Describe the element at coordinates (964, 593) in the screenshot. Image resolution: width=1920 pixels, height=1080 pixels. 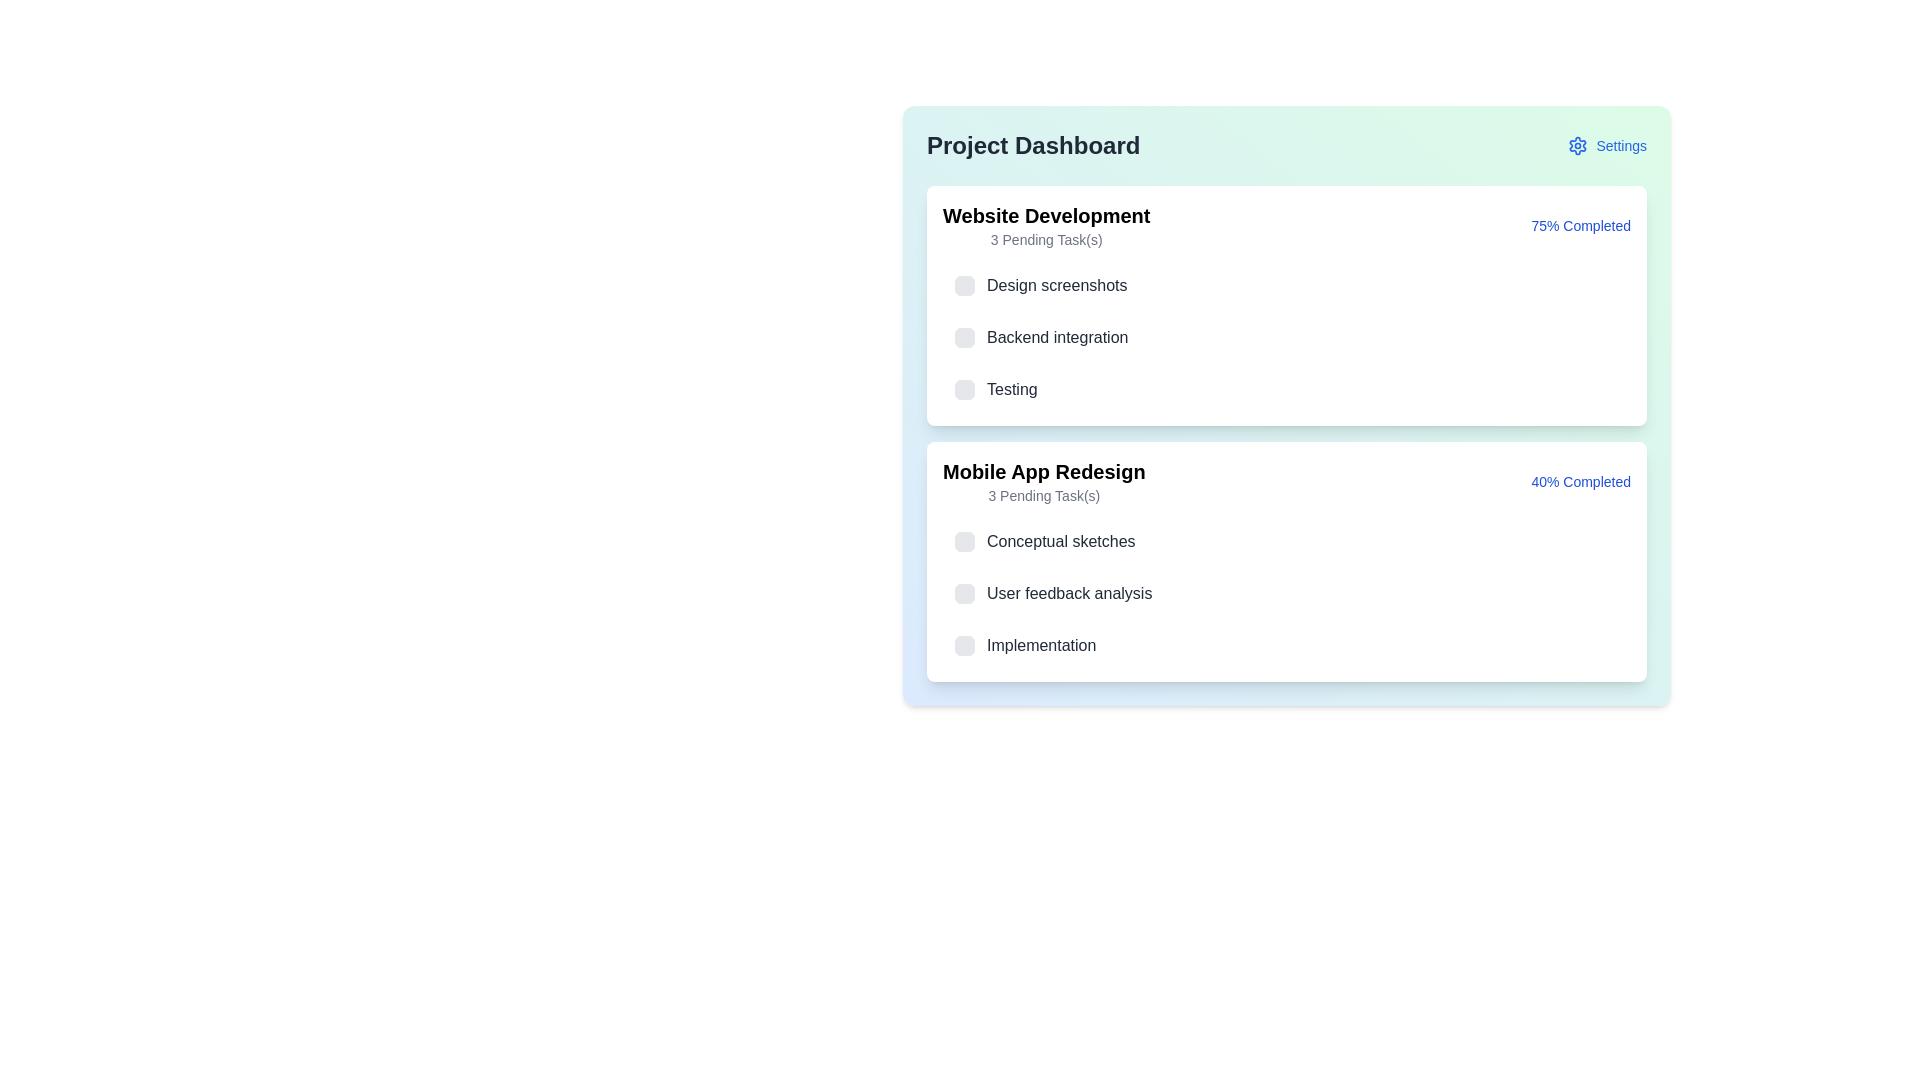
I see `the checkbox associated with the task labeled 'User feedback analysis'` at that location.